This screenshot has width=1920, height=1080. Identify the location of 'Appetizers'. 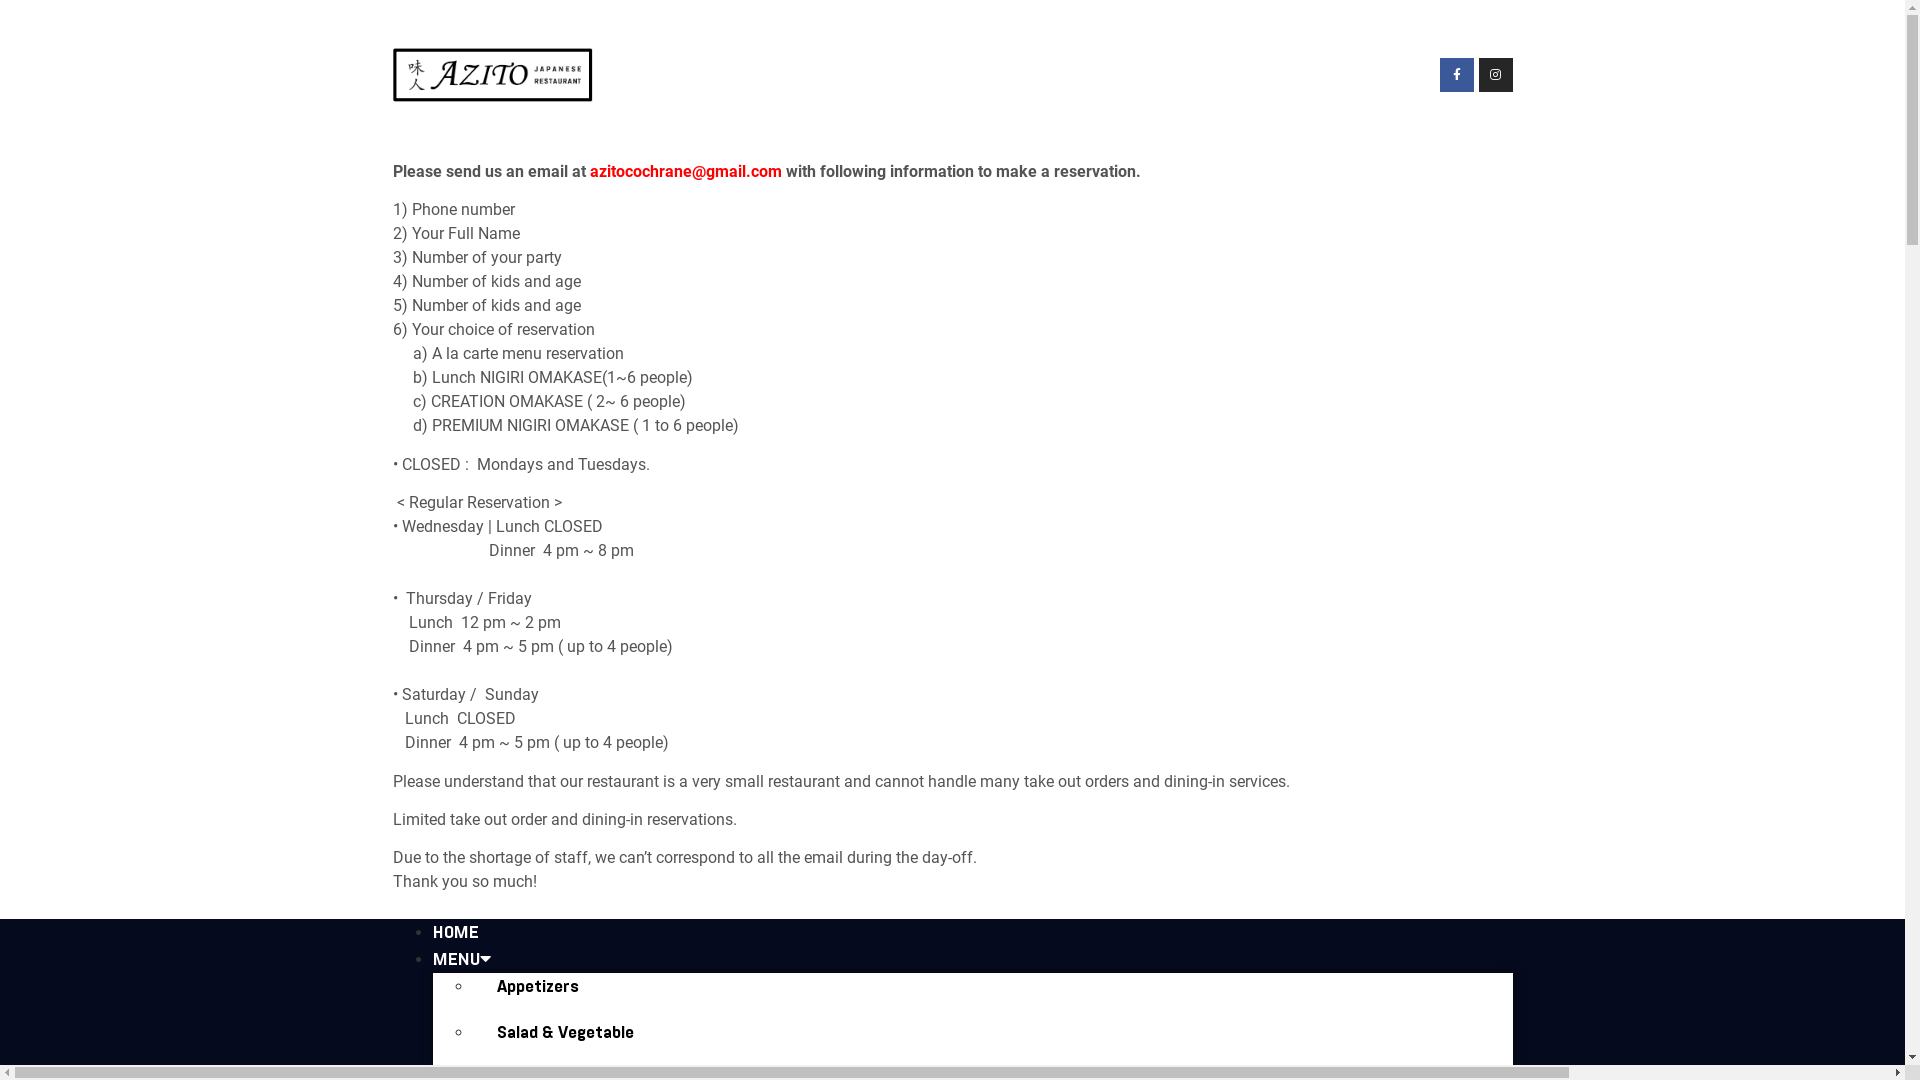
(470, 985).